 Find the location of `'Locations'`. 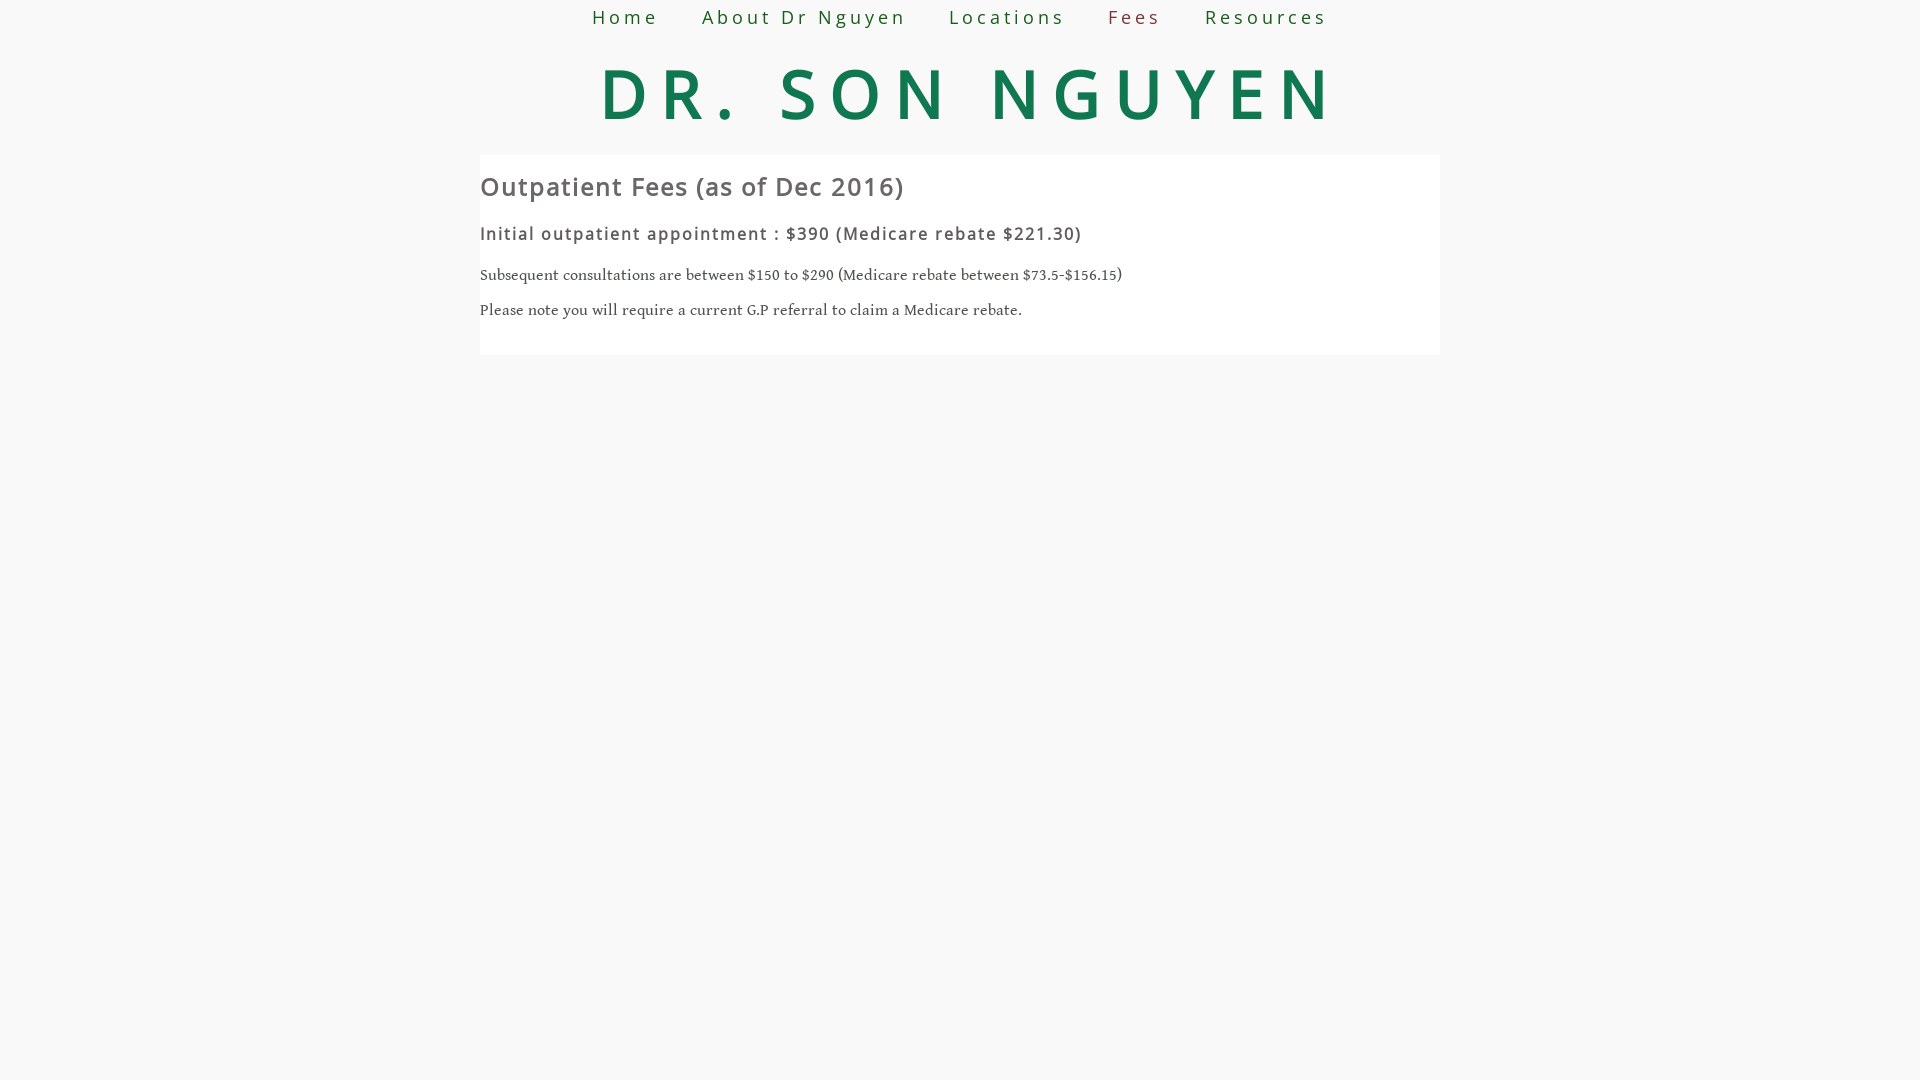

'Locations' is located at coordinates (1007, 16).